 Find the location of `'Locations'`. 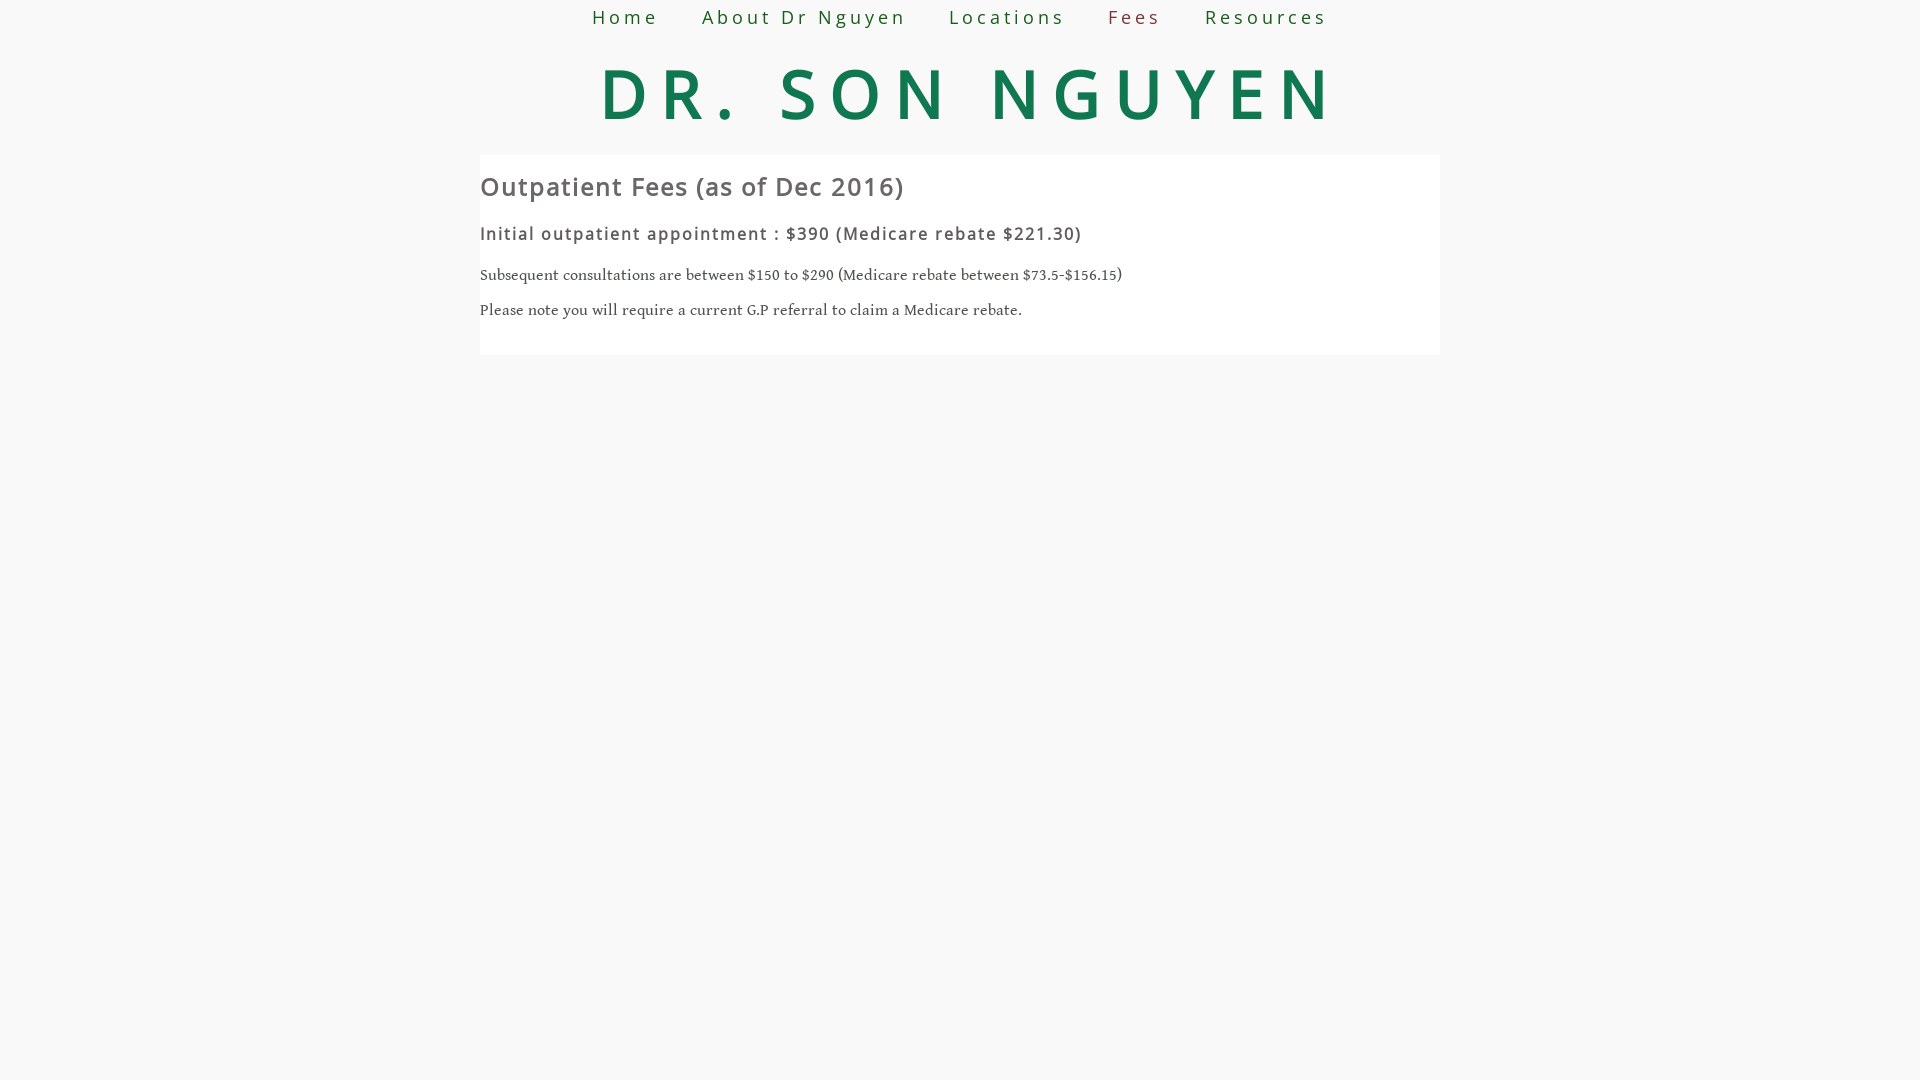

'Locations' is located at coordinates (1007, 16).